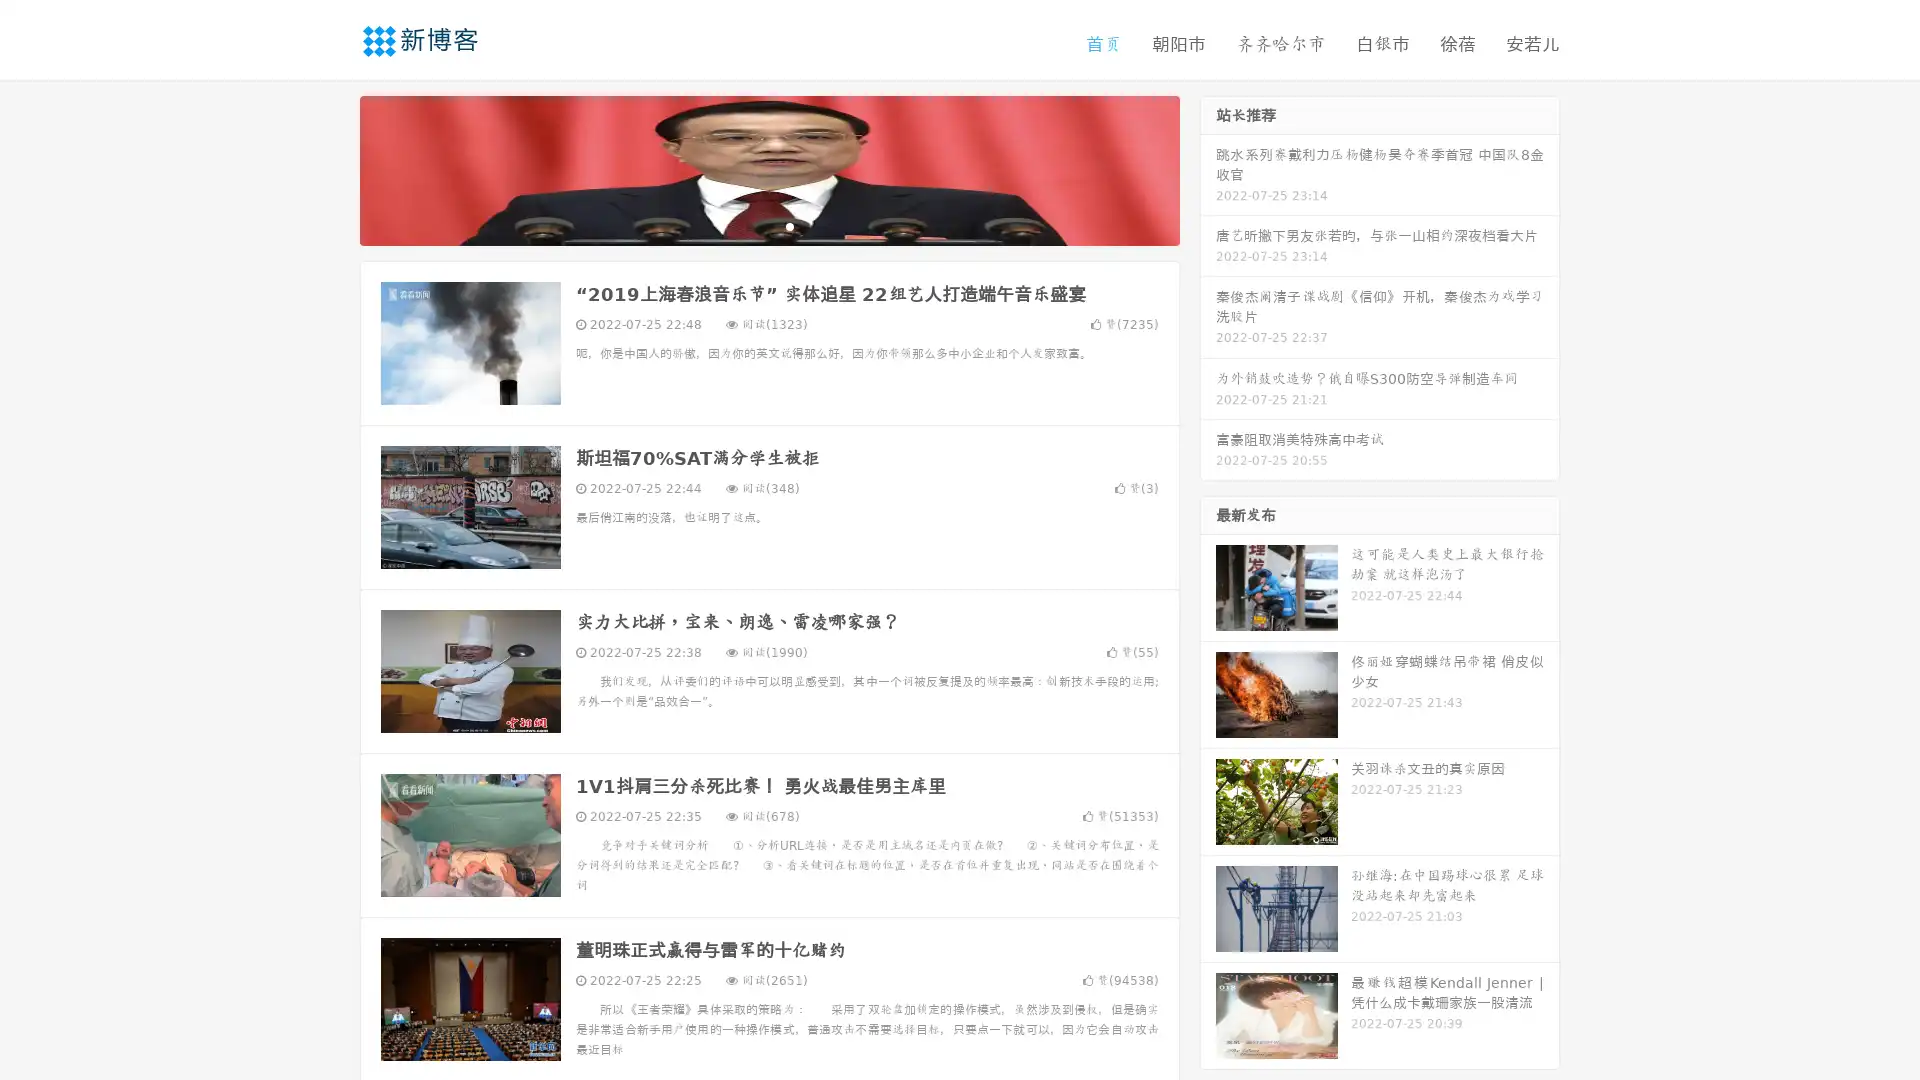 The height and width of the screenshot is (1080, 1920). I want to click on Go to slide 3, so click(789, 225).